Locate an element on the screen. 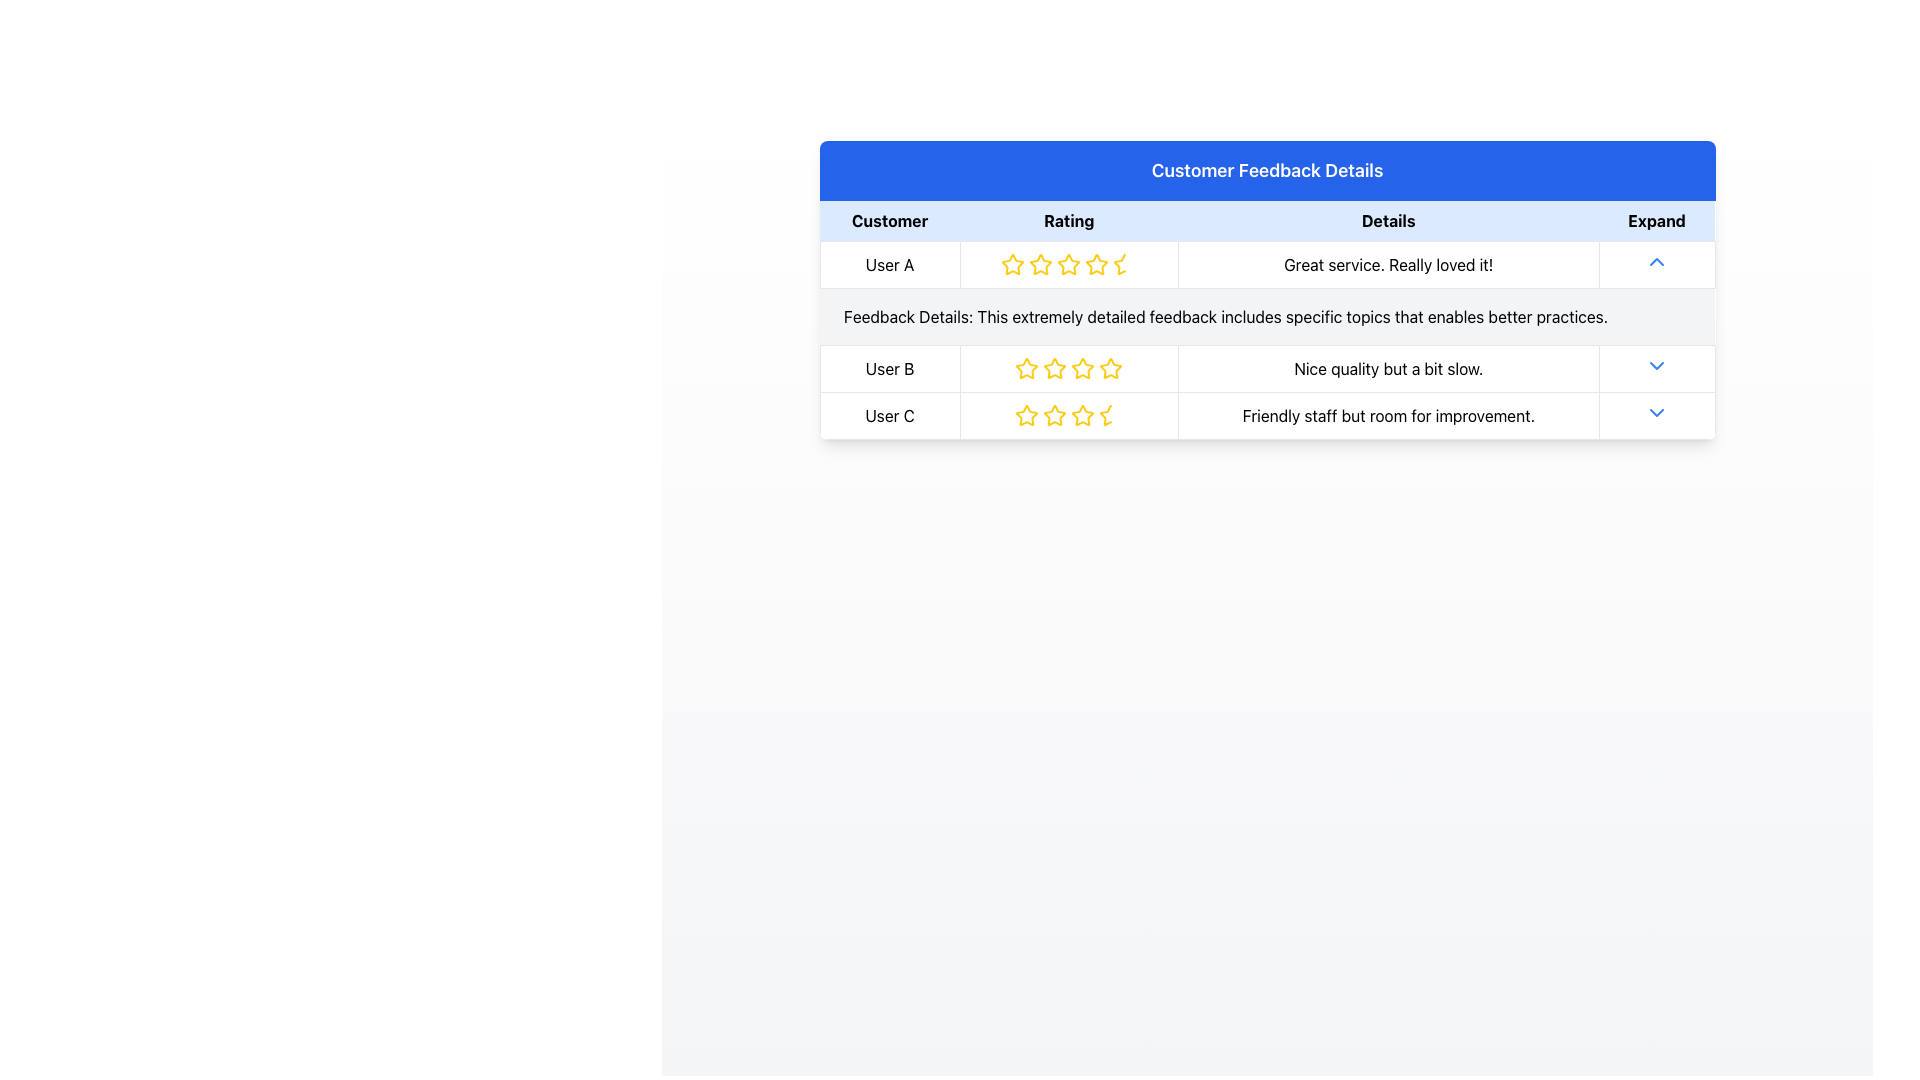 The height and width of the screenshot is (1080, 1920). the first star rating icon for 'User C' in the feedback table, which is a yellow-bordered star with a hollow center is located at coordinates (1027, 414).